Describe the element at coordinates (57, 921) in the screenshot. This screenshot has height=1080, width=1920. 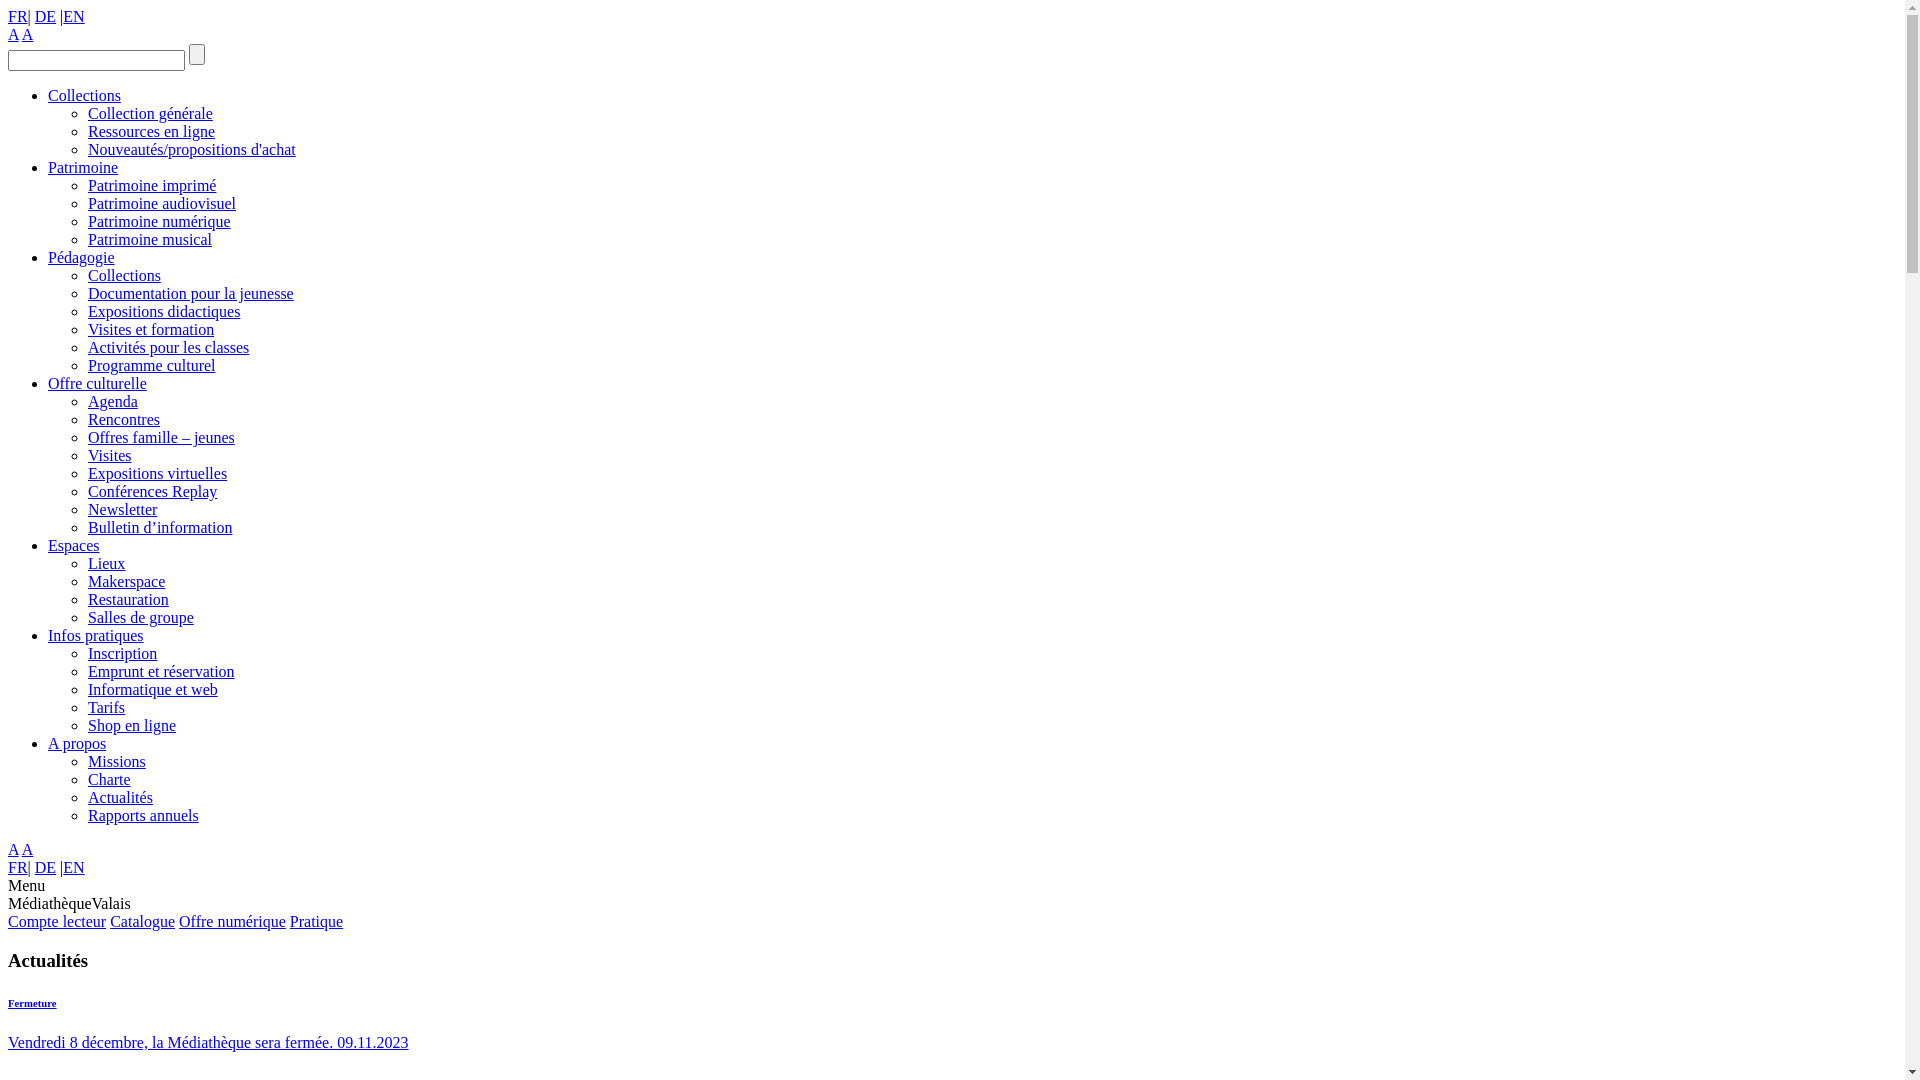
I see `'Compte lecteur'` at that location.